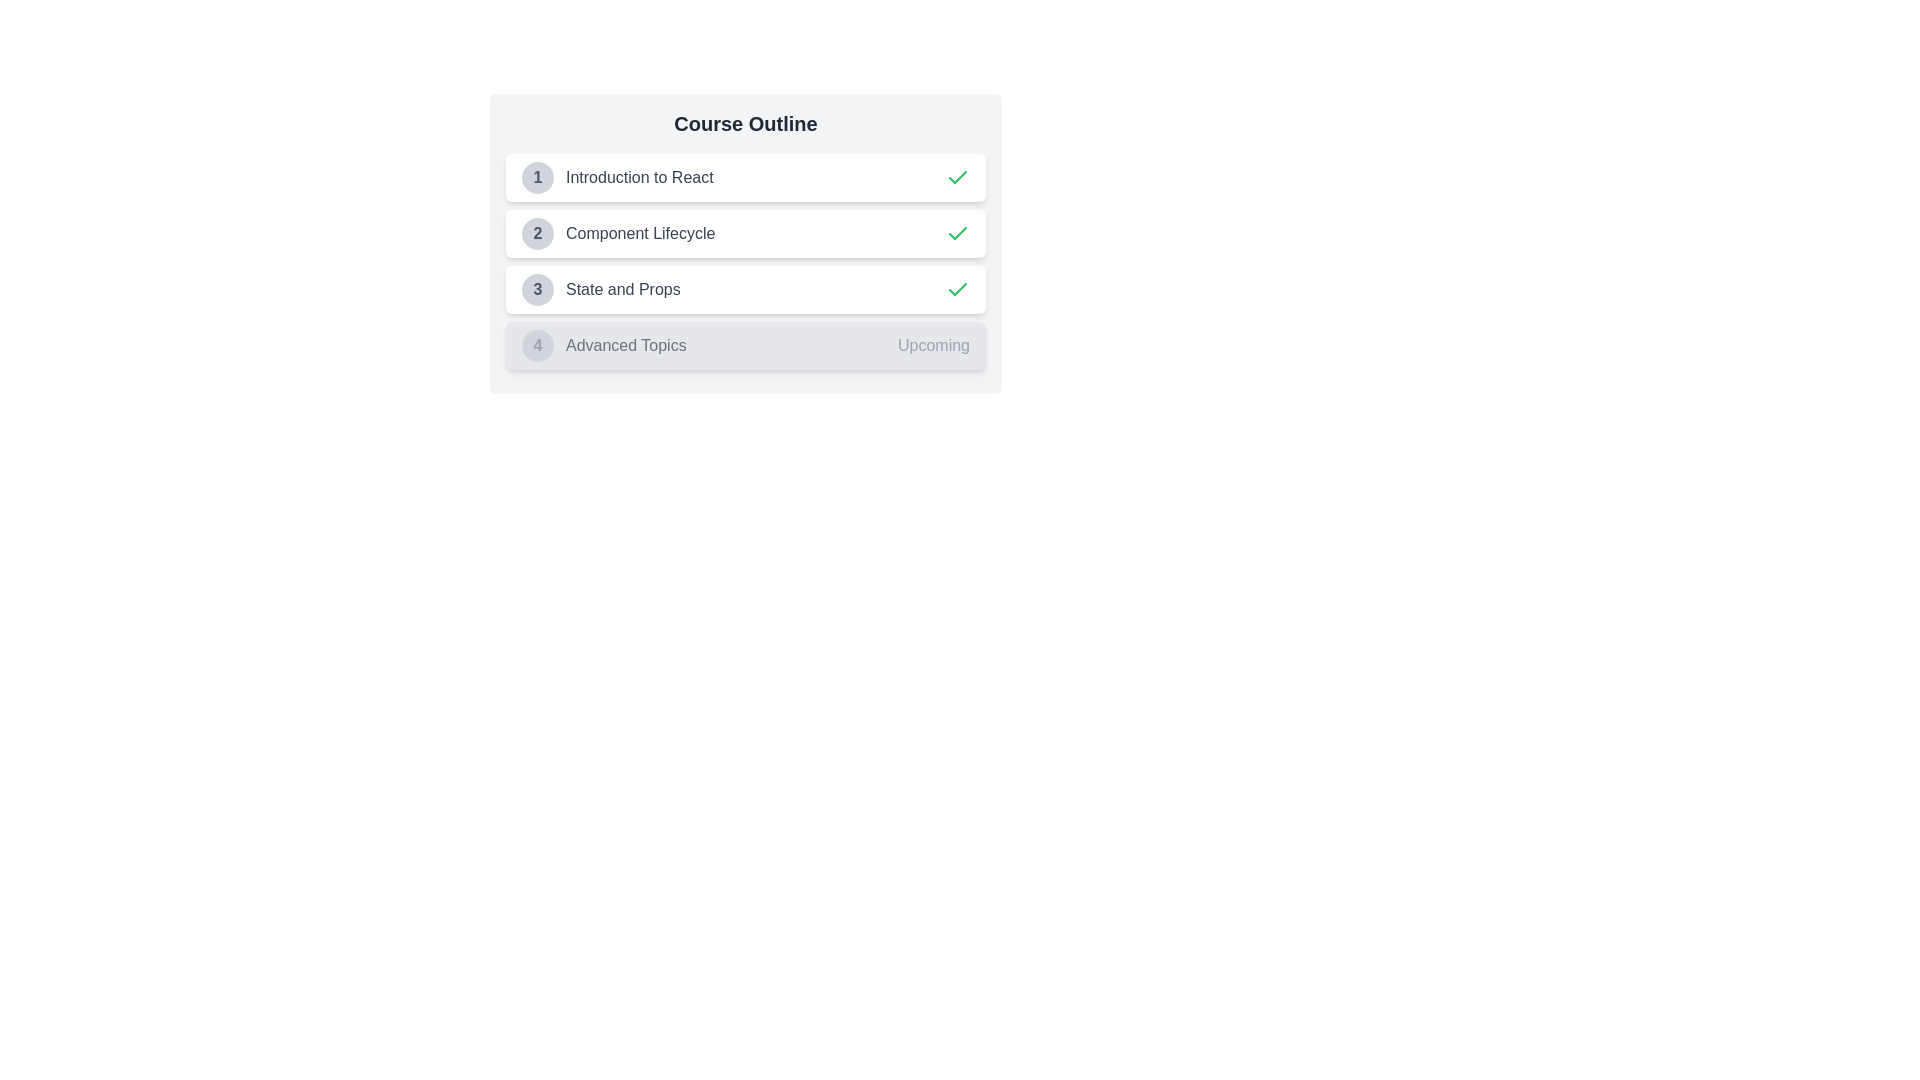  What do you see at coordinates (600, 289) in the screenshot?
I see `the third list item labeled 'State and Props'` at bounding box center [600, 289].